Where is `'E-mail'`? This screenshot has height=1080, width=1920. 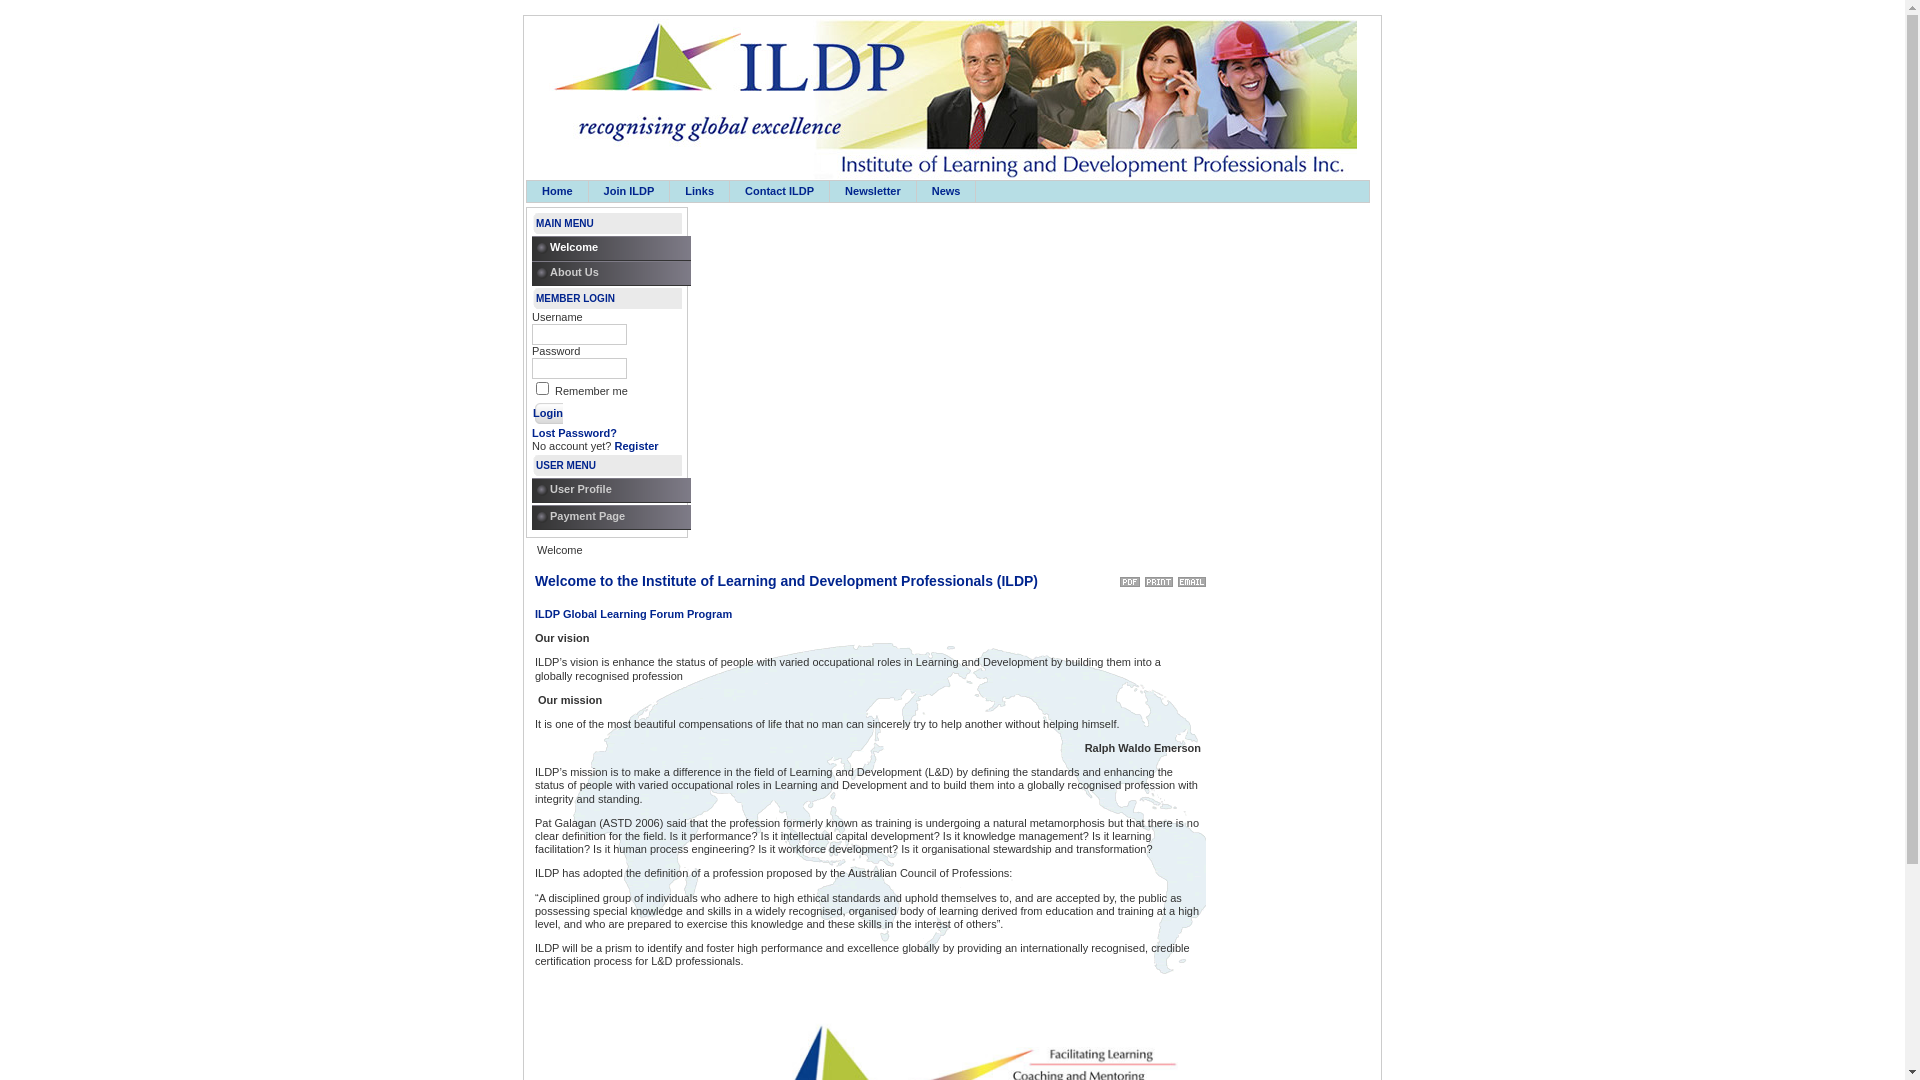 'E-mail' is located at coordinates (1191, 578).